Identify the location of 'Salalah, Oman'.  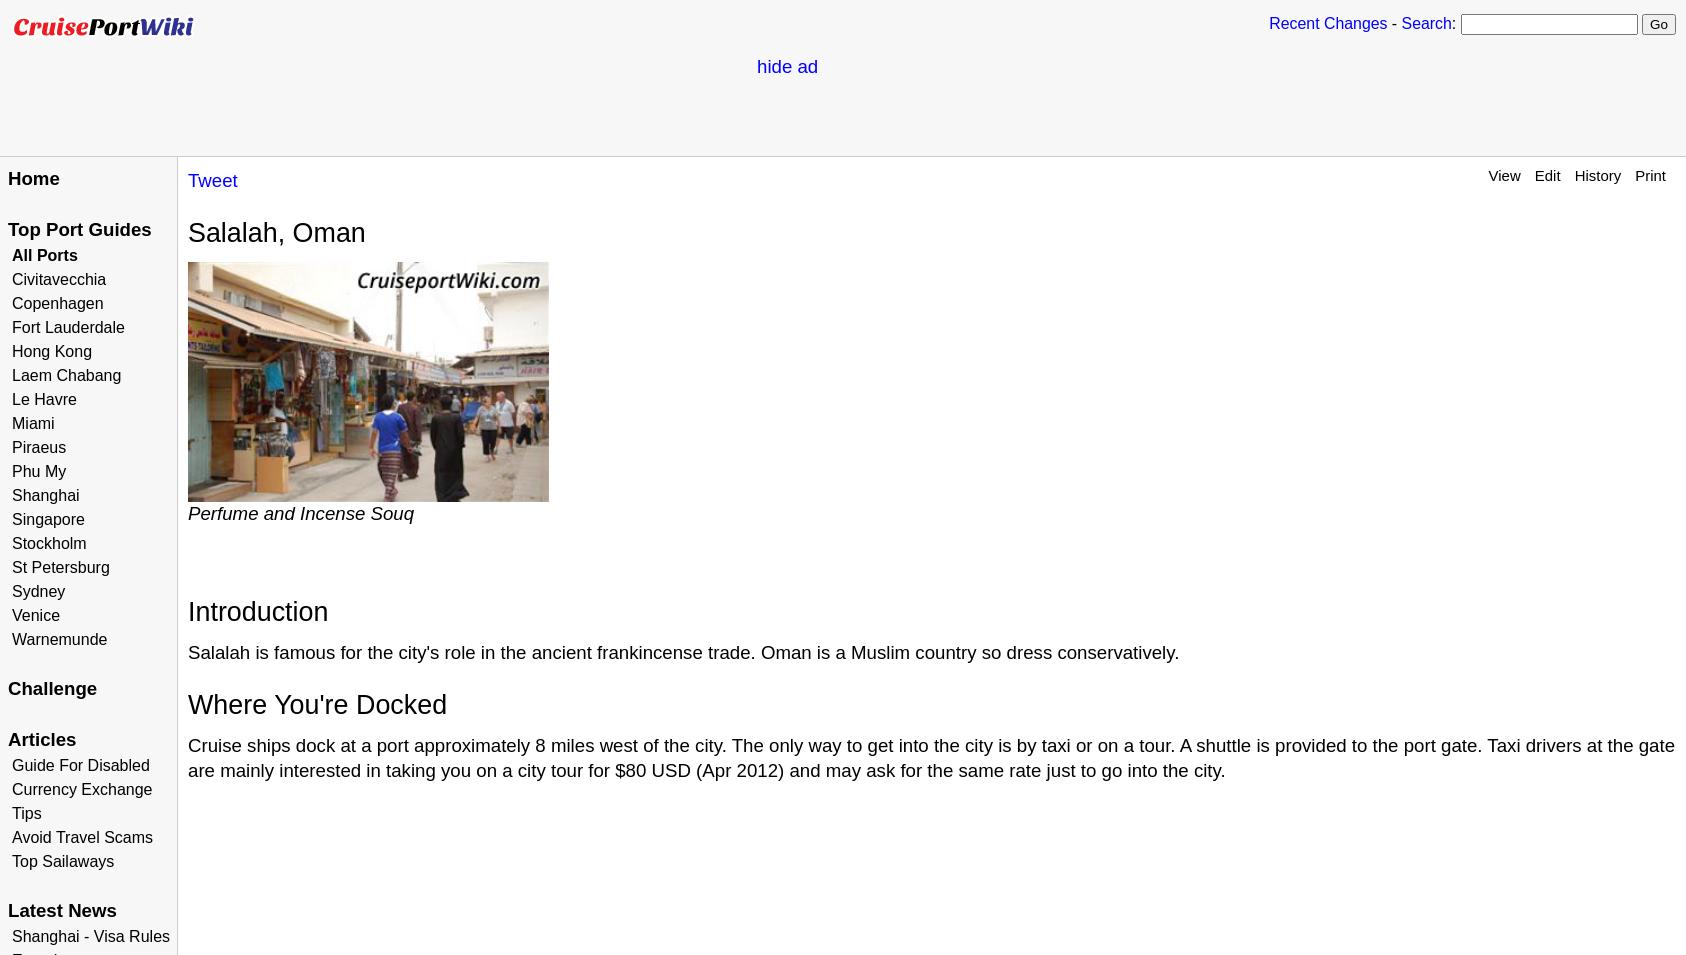
(187, 231).